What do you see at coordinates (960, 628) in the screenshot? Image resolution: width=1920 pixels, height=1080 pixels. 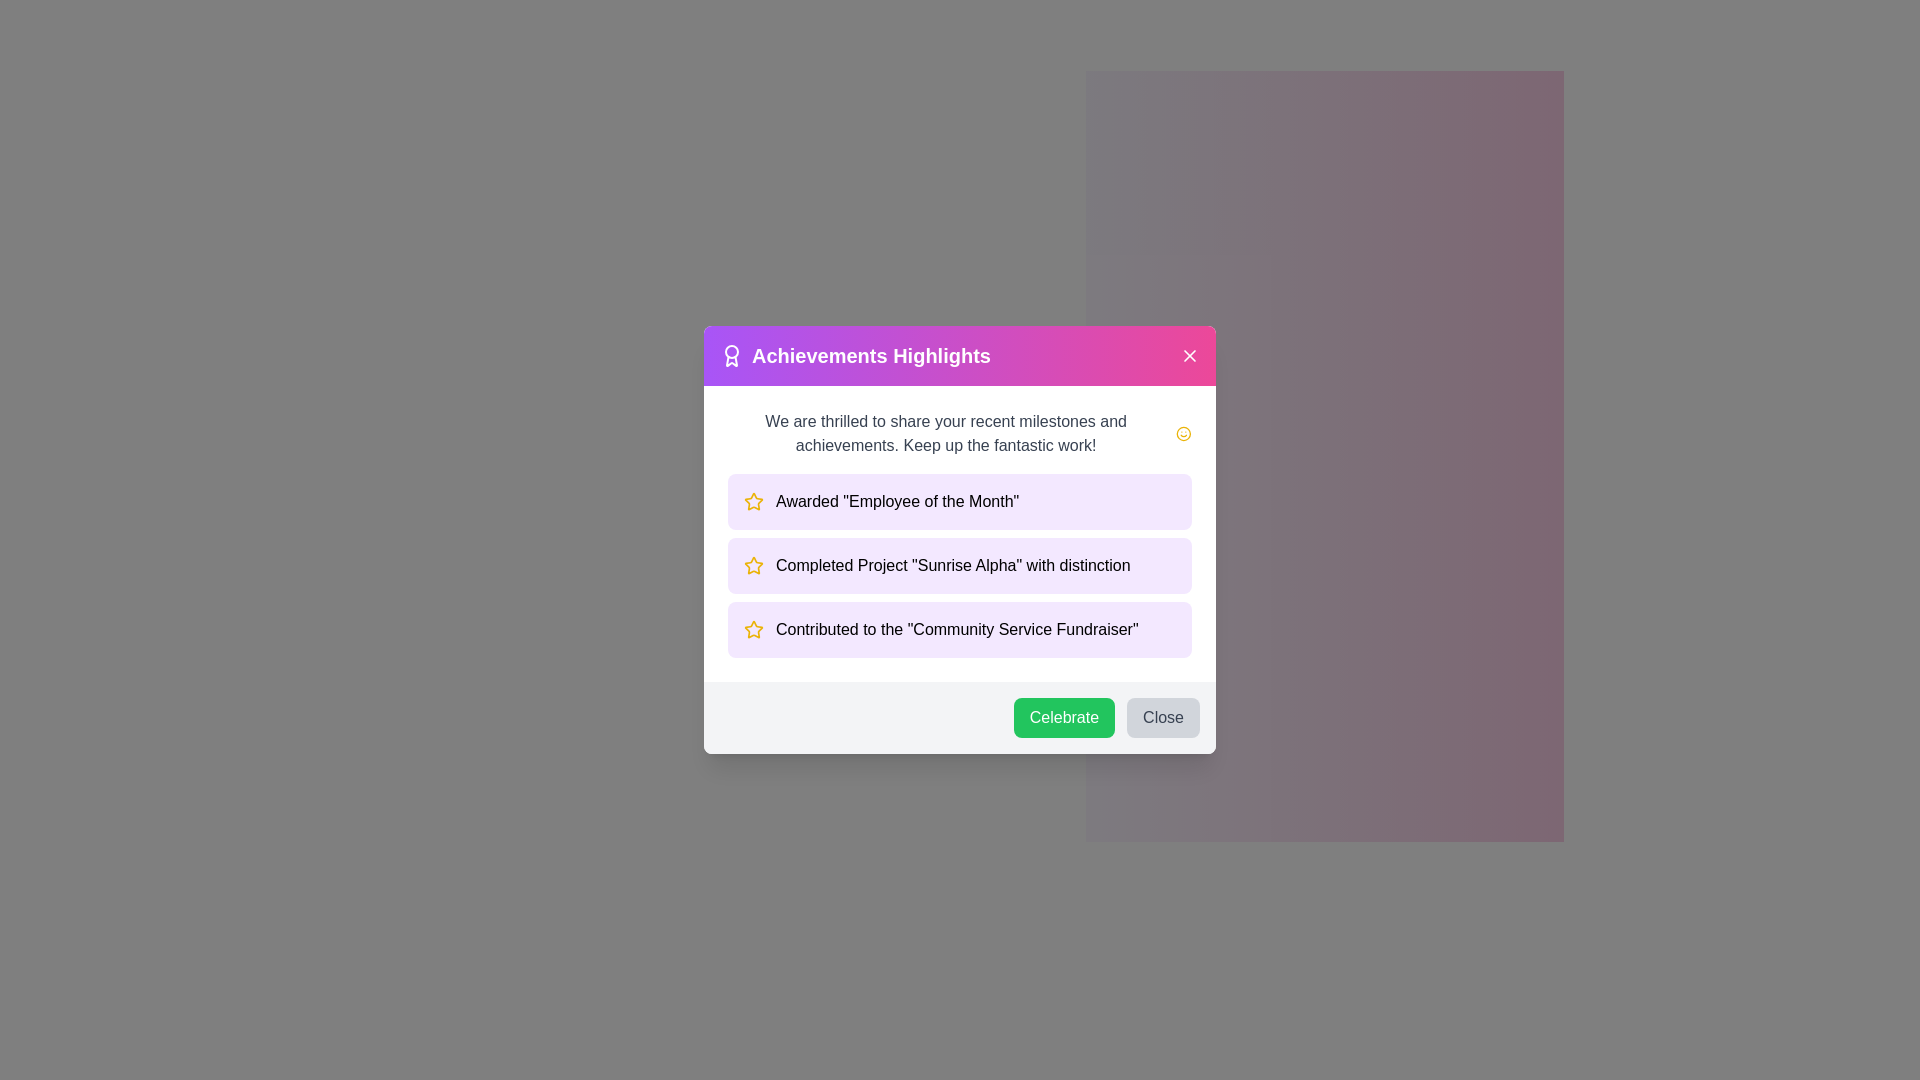 I see `the Informational card with a light purple background that contains the text 'Contributed to the "Community Service Fundraiser"' and is the third item in the 'Achievements Highlights' modal` at bounding box center [960, 628].